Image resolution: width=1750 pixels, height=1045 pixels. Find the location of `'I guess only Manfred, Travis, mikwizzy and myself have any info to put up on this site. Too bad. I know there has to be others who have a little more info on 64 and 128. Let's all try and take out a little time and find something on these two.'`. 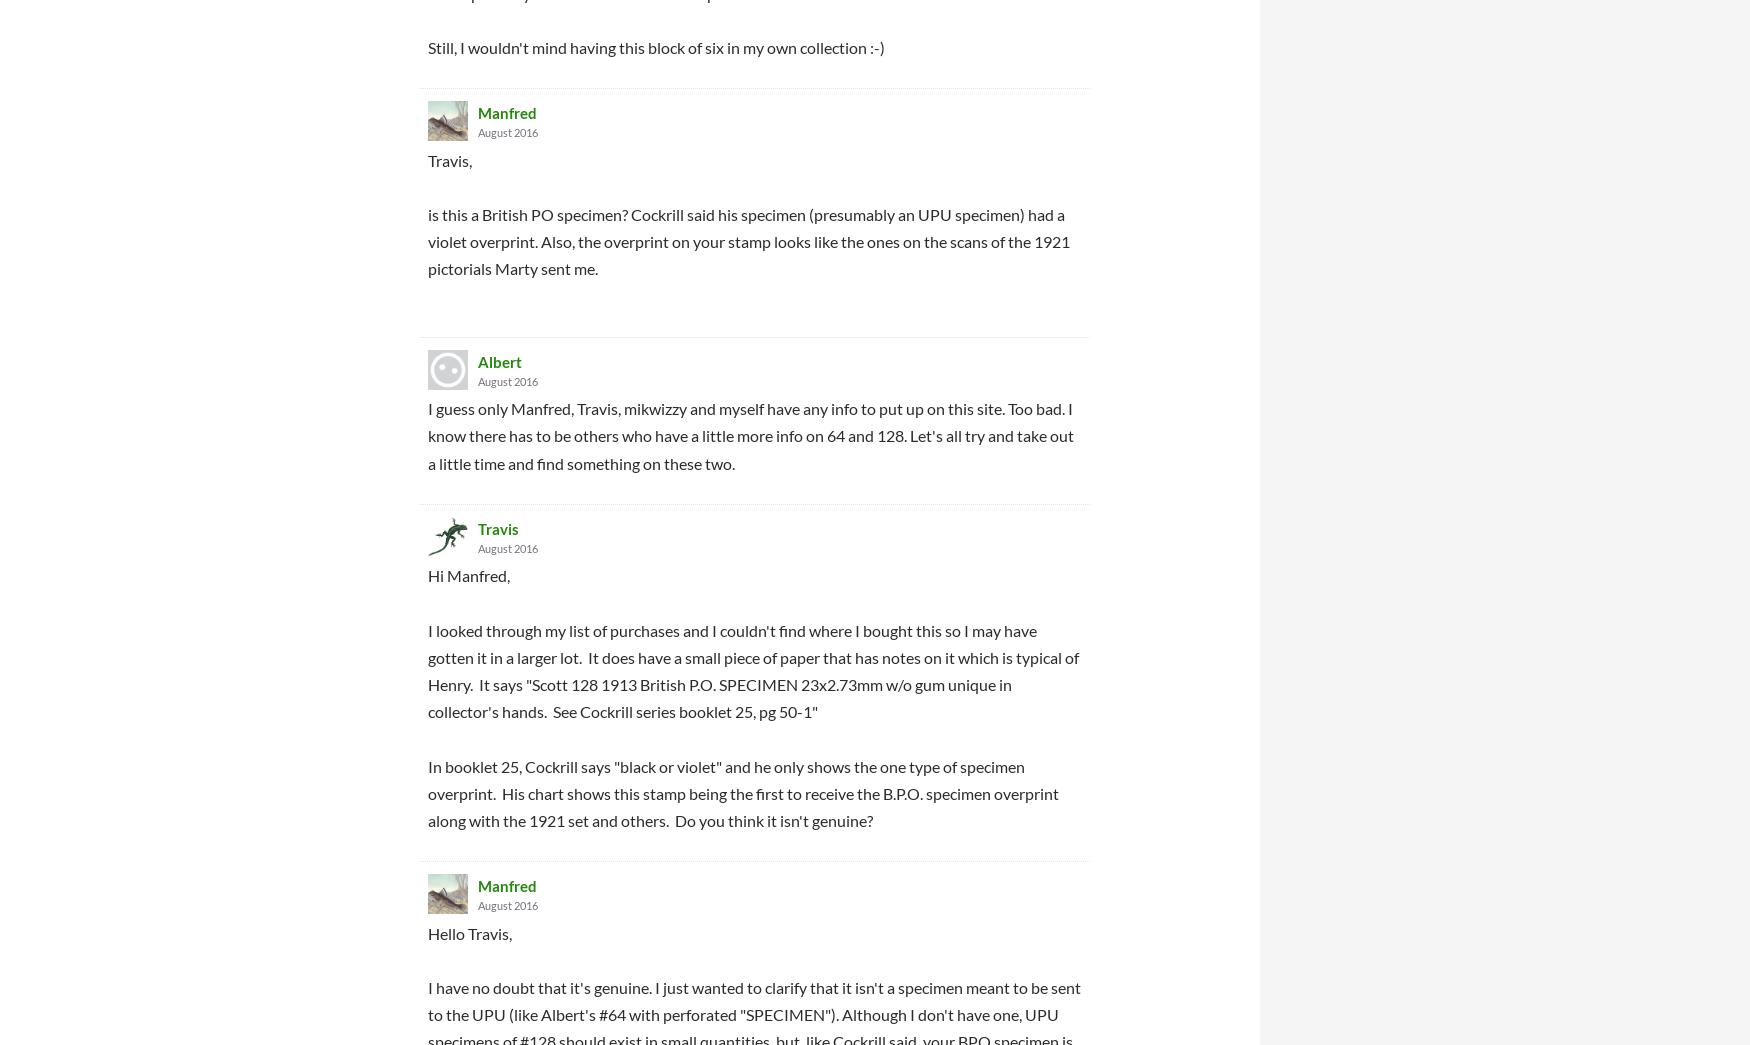

'I guess only Manfred, Travis, mikwizzy and myself have any info to put up on this site. Too bad. I know there has to be others who have a little more info on 64 and 128. Let's all try and take out a little time and find something on these two.' is located at coordinates (750, 435).